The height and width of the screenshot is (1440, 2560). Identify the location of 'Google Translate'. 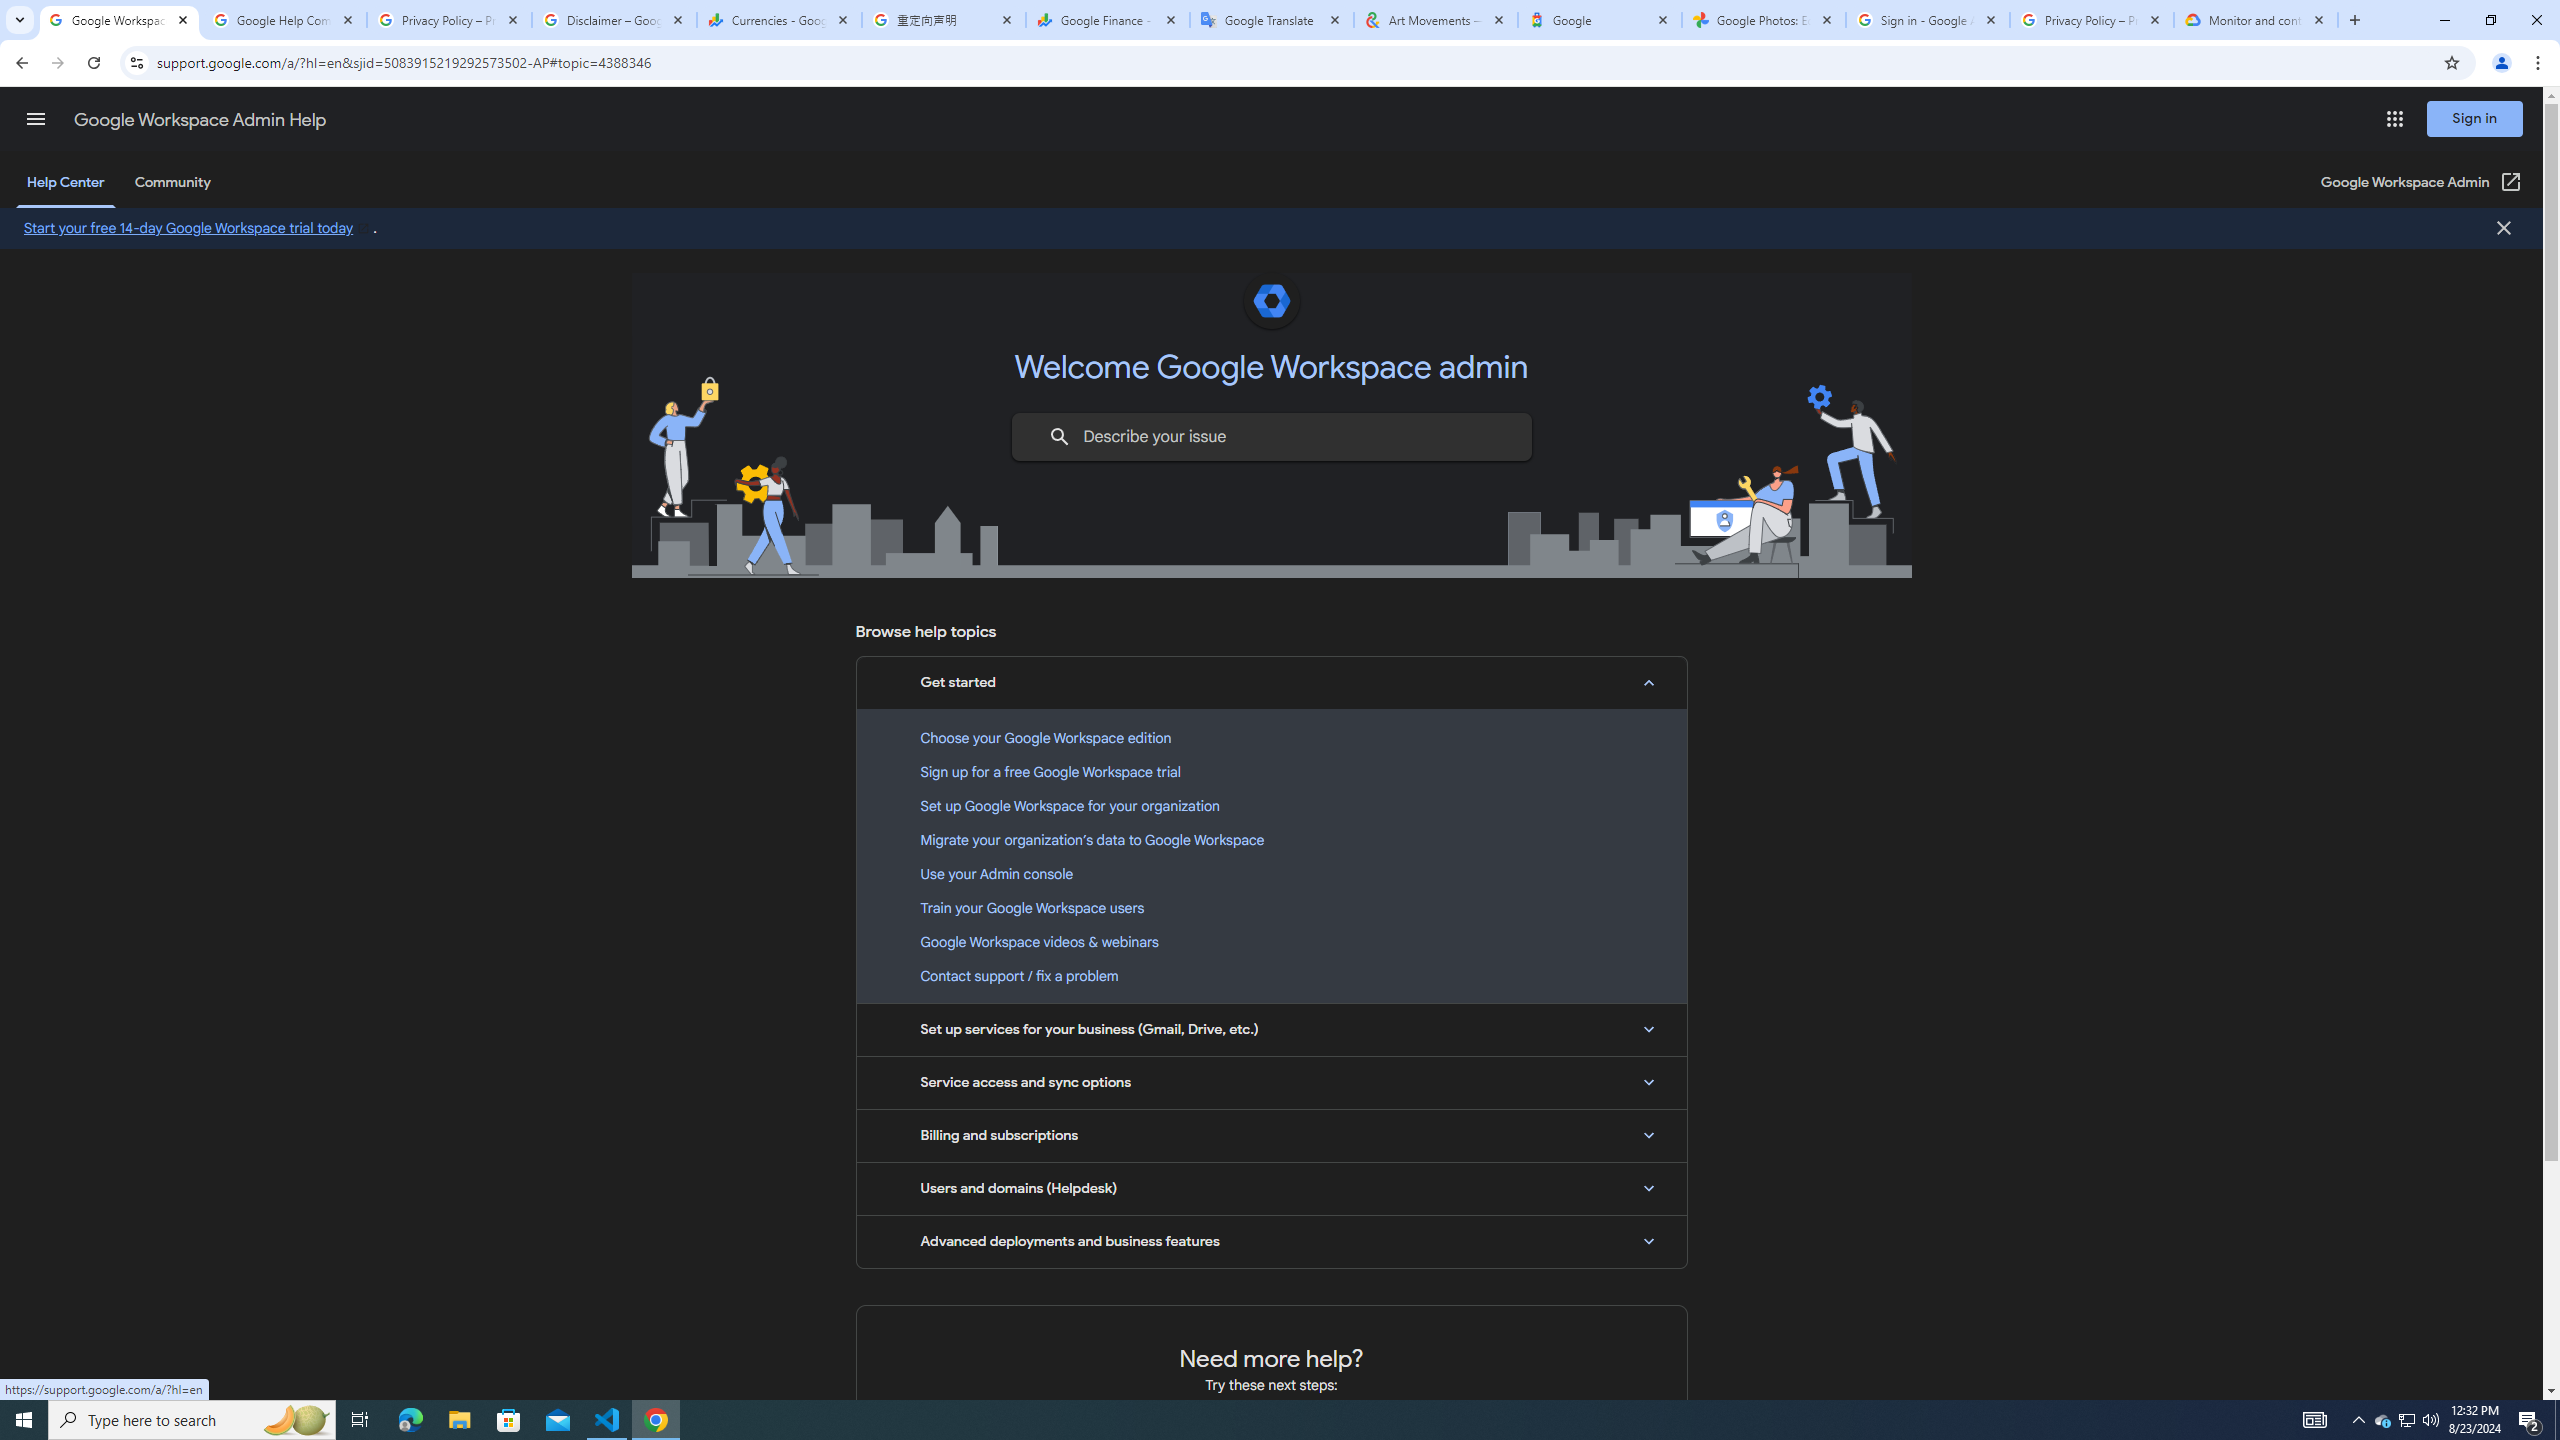
(1271, 19).